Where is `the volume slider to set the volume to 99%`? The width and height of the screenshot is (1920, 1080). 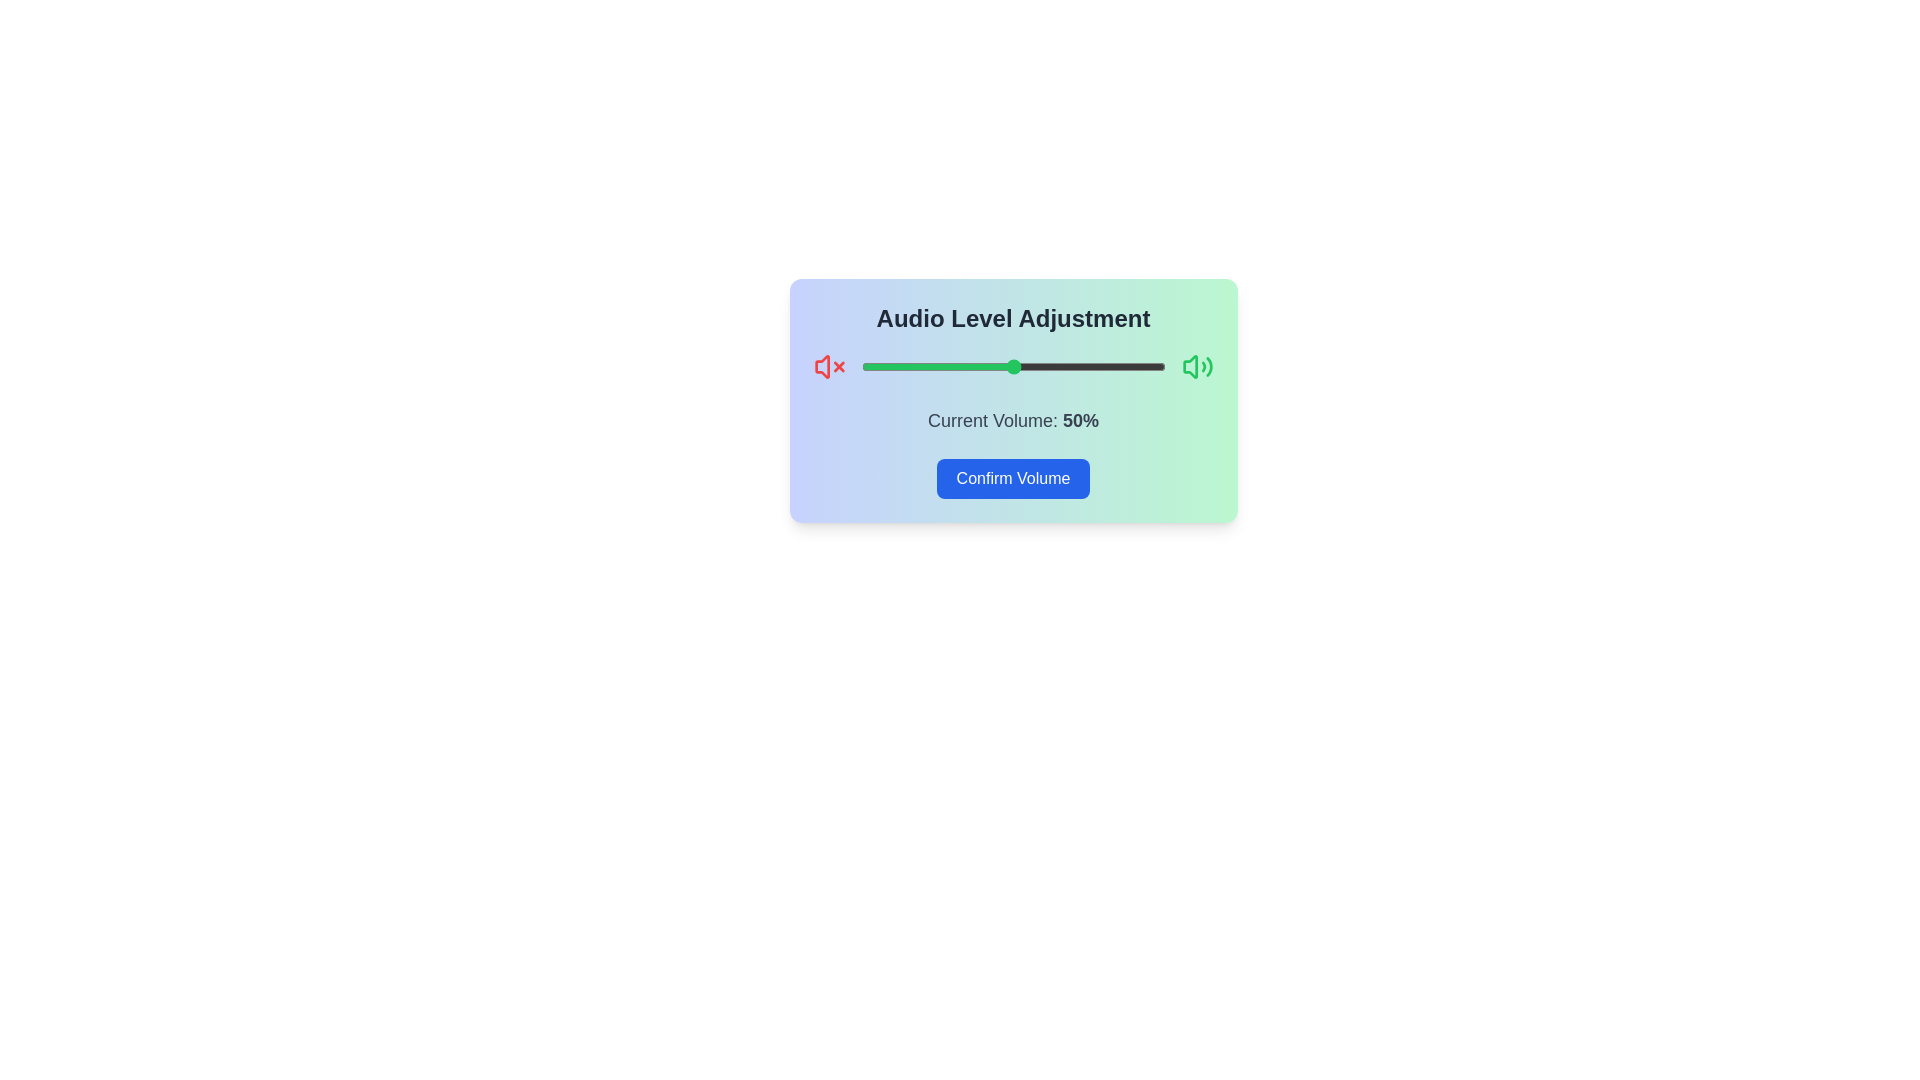
the volume slider to set the volume to 99% is located at coordinates (1162, 366).